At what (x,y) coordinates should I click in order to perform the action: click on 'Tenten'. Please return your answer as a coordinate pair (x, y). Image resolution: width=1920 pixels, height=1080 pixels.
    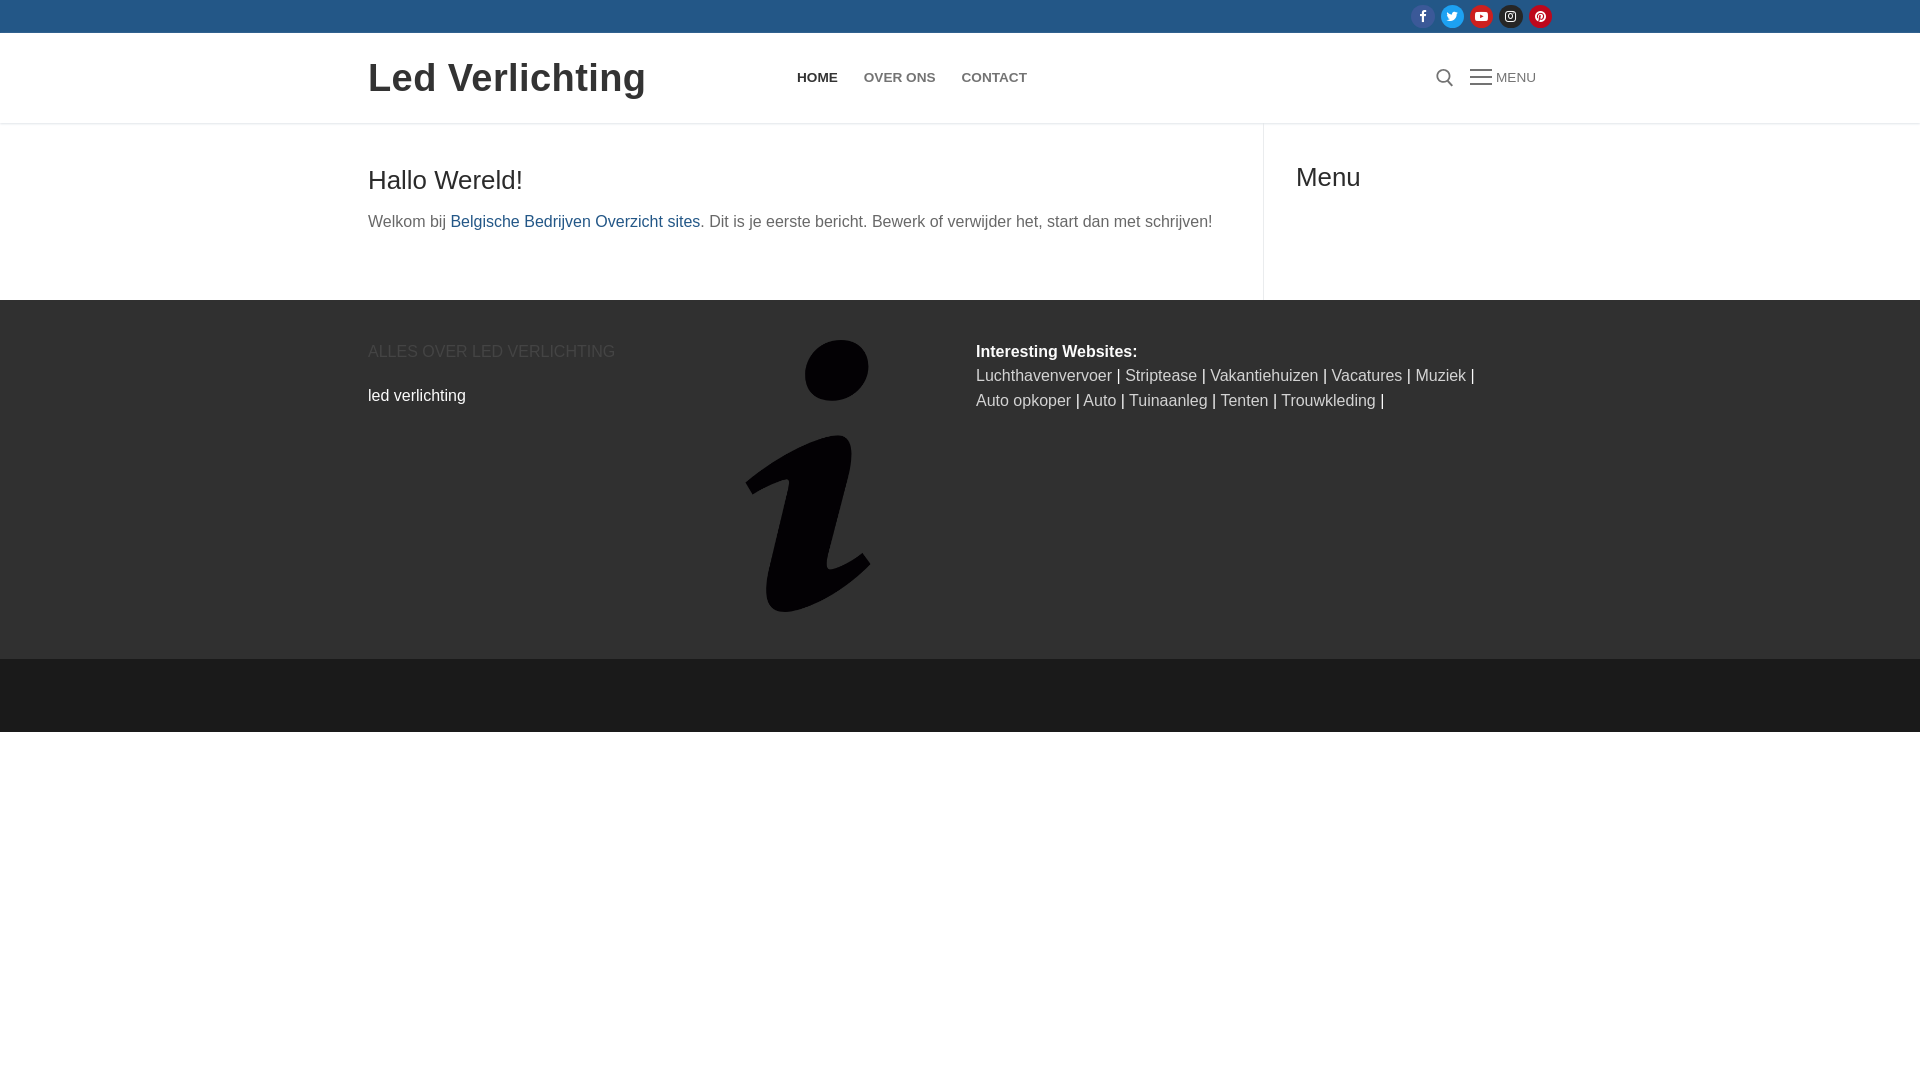
    Looking at the image, I should click on (1218, 400).